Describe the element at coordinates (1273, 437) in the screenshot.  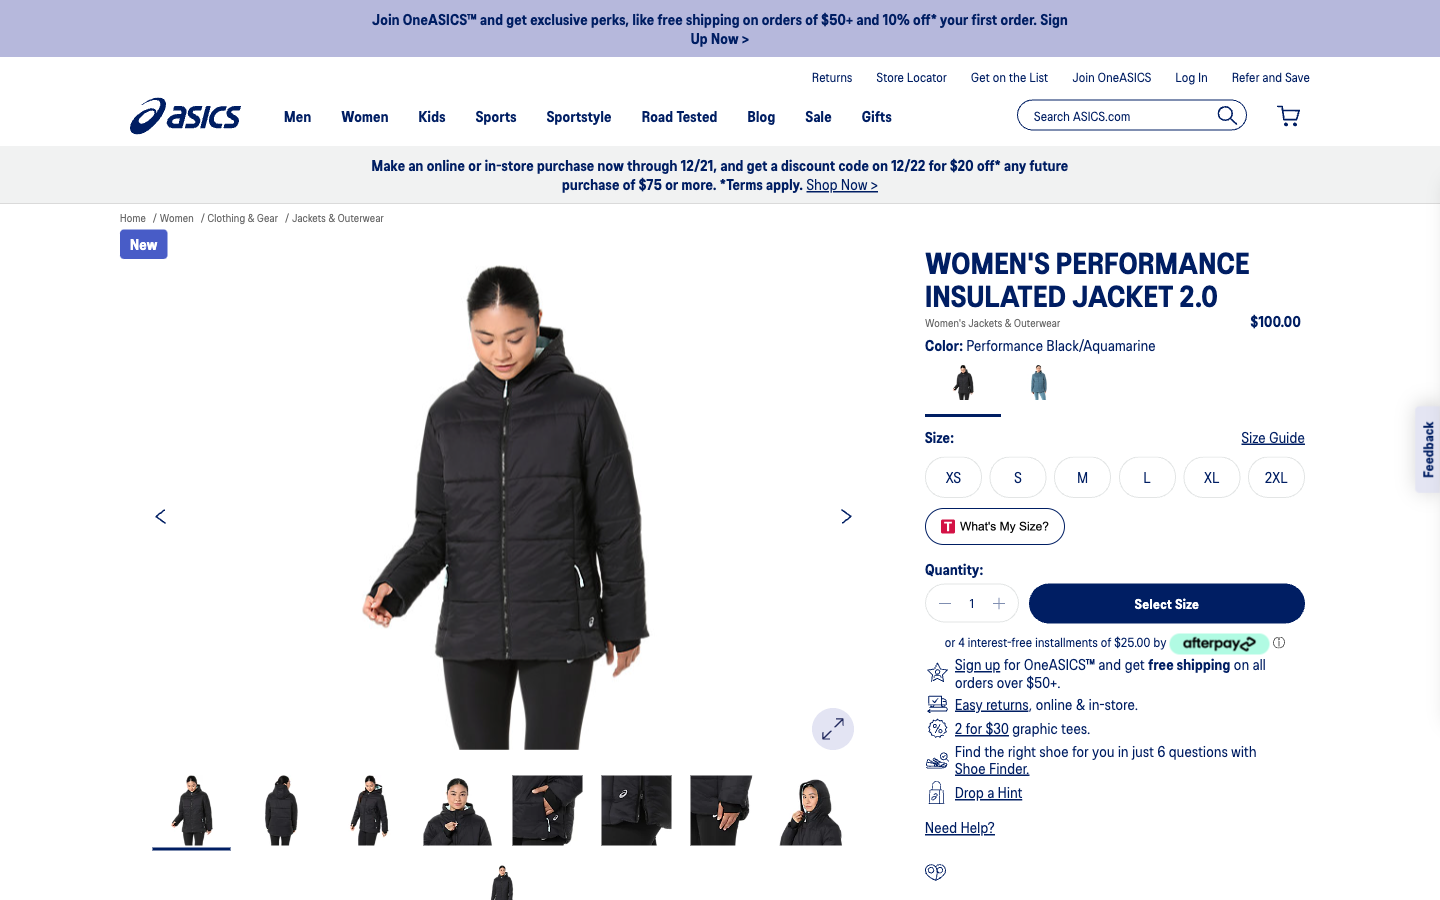
I see `figure out what size i should buy` at that location.